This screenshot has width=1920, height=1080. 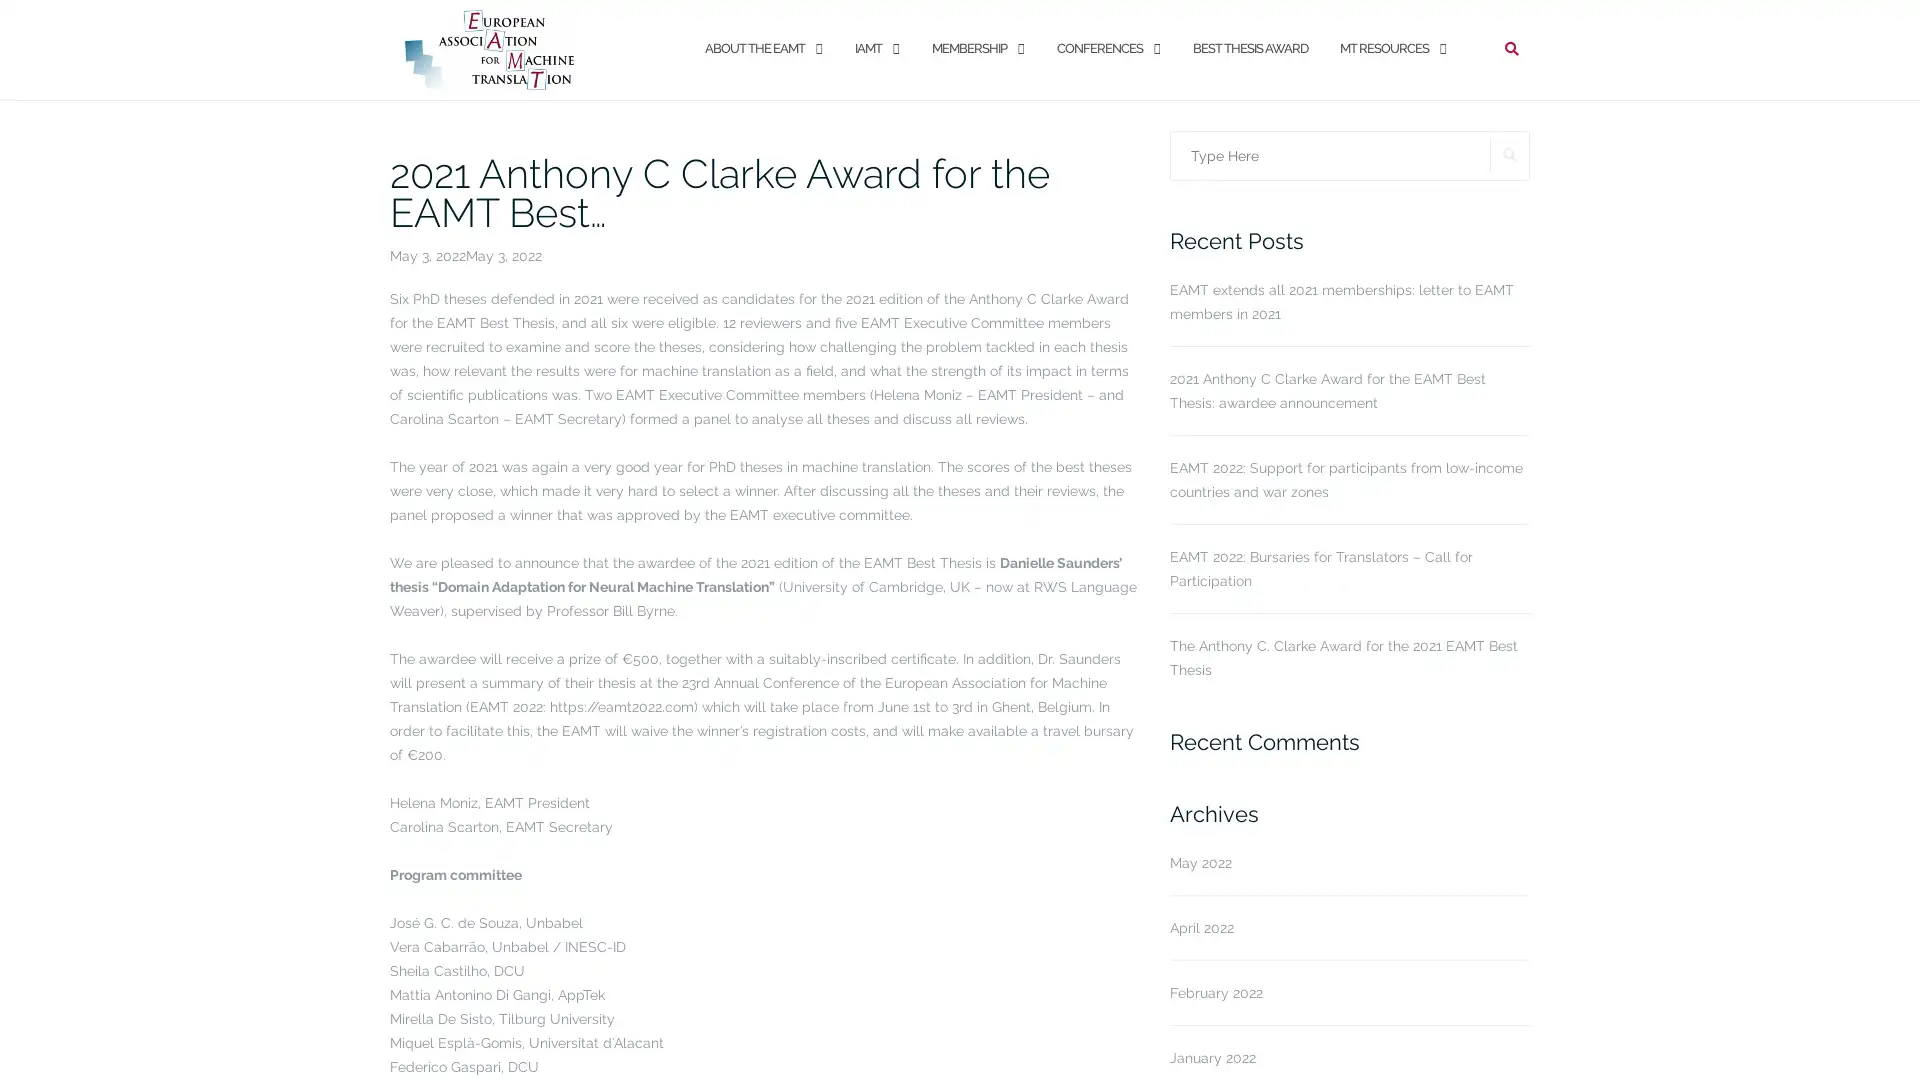 I want to click on SEARCH, so click(x=1510, y=153).